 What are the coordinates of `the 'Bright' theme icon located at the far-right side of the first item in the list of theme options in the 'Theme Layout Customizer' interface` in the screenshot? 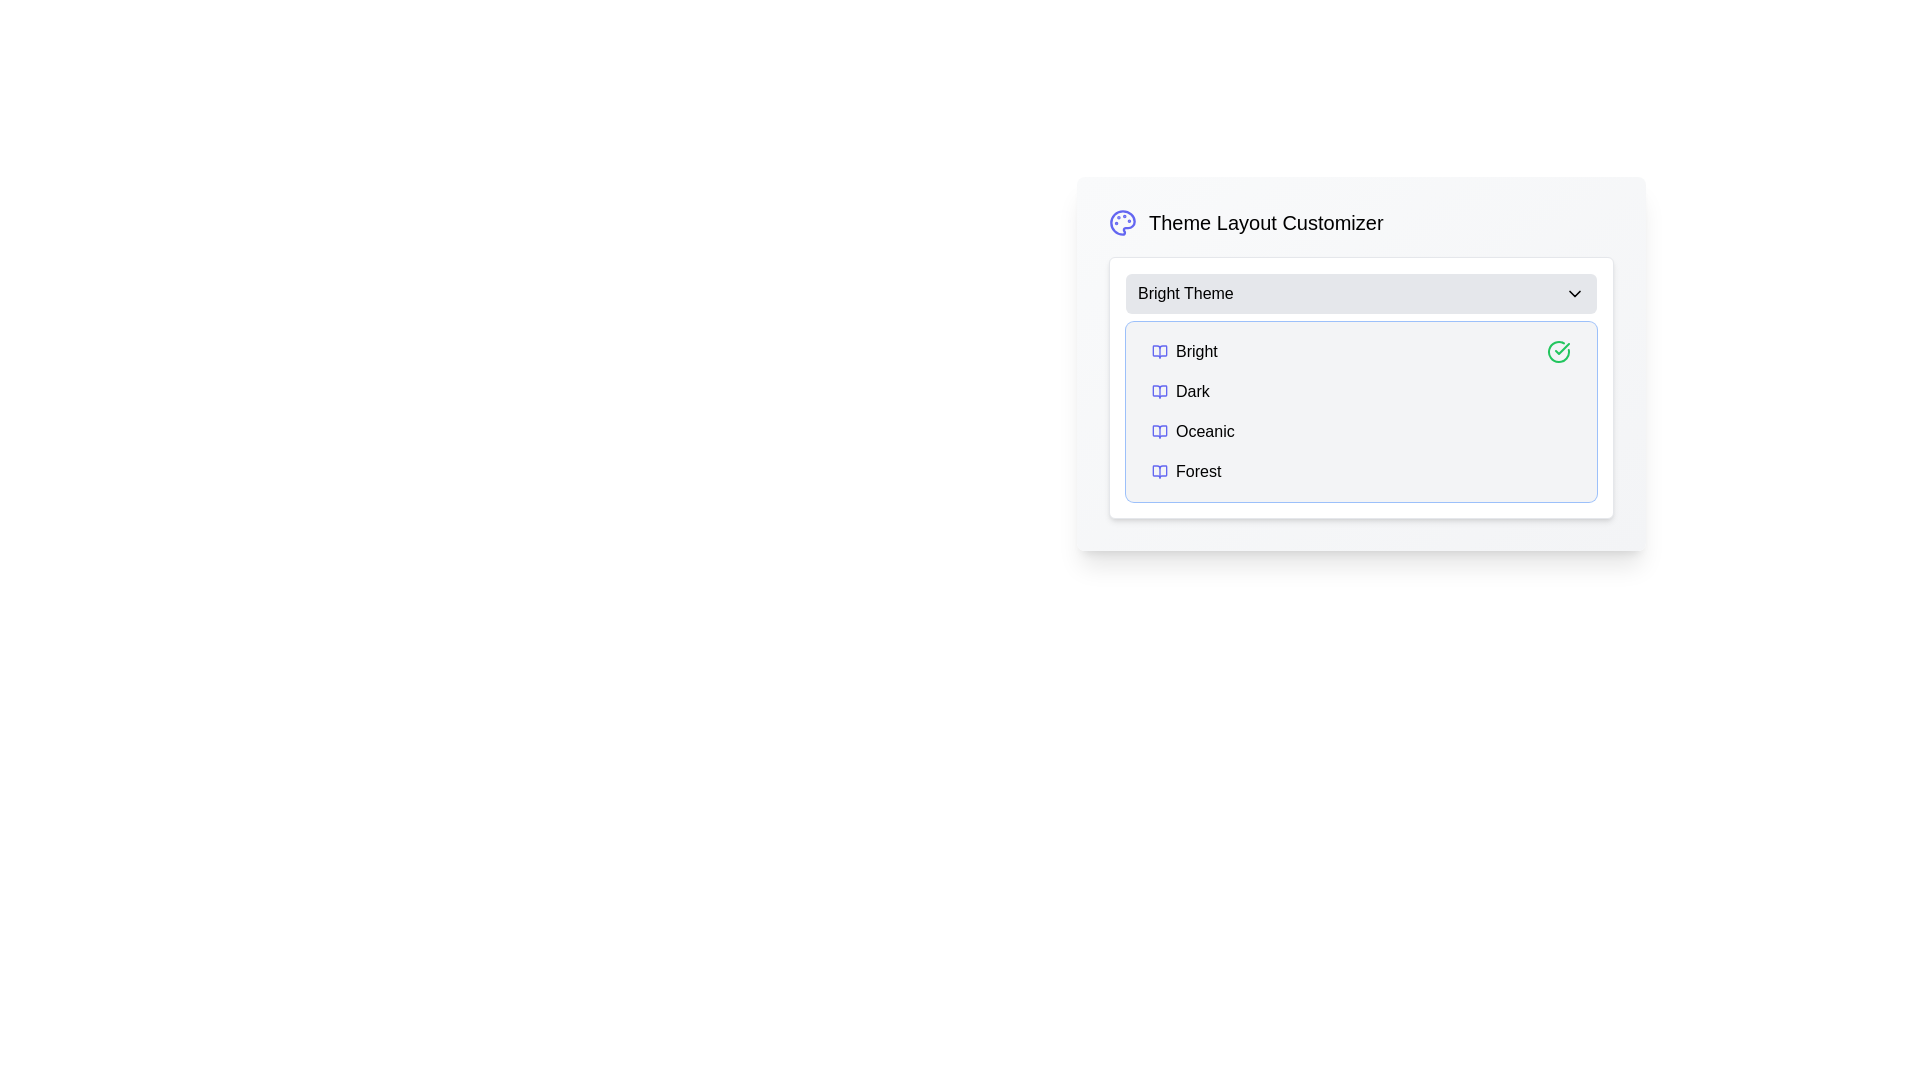 It's located at (1558, 350).